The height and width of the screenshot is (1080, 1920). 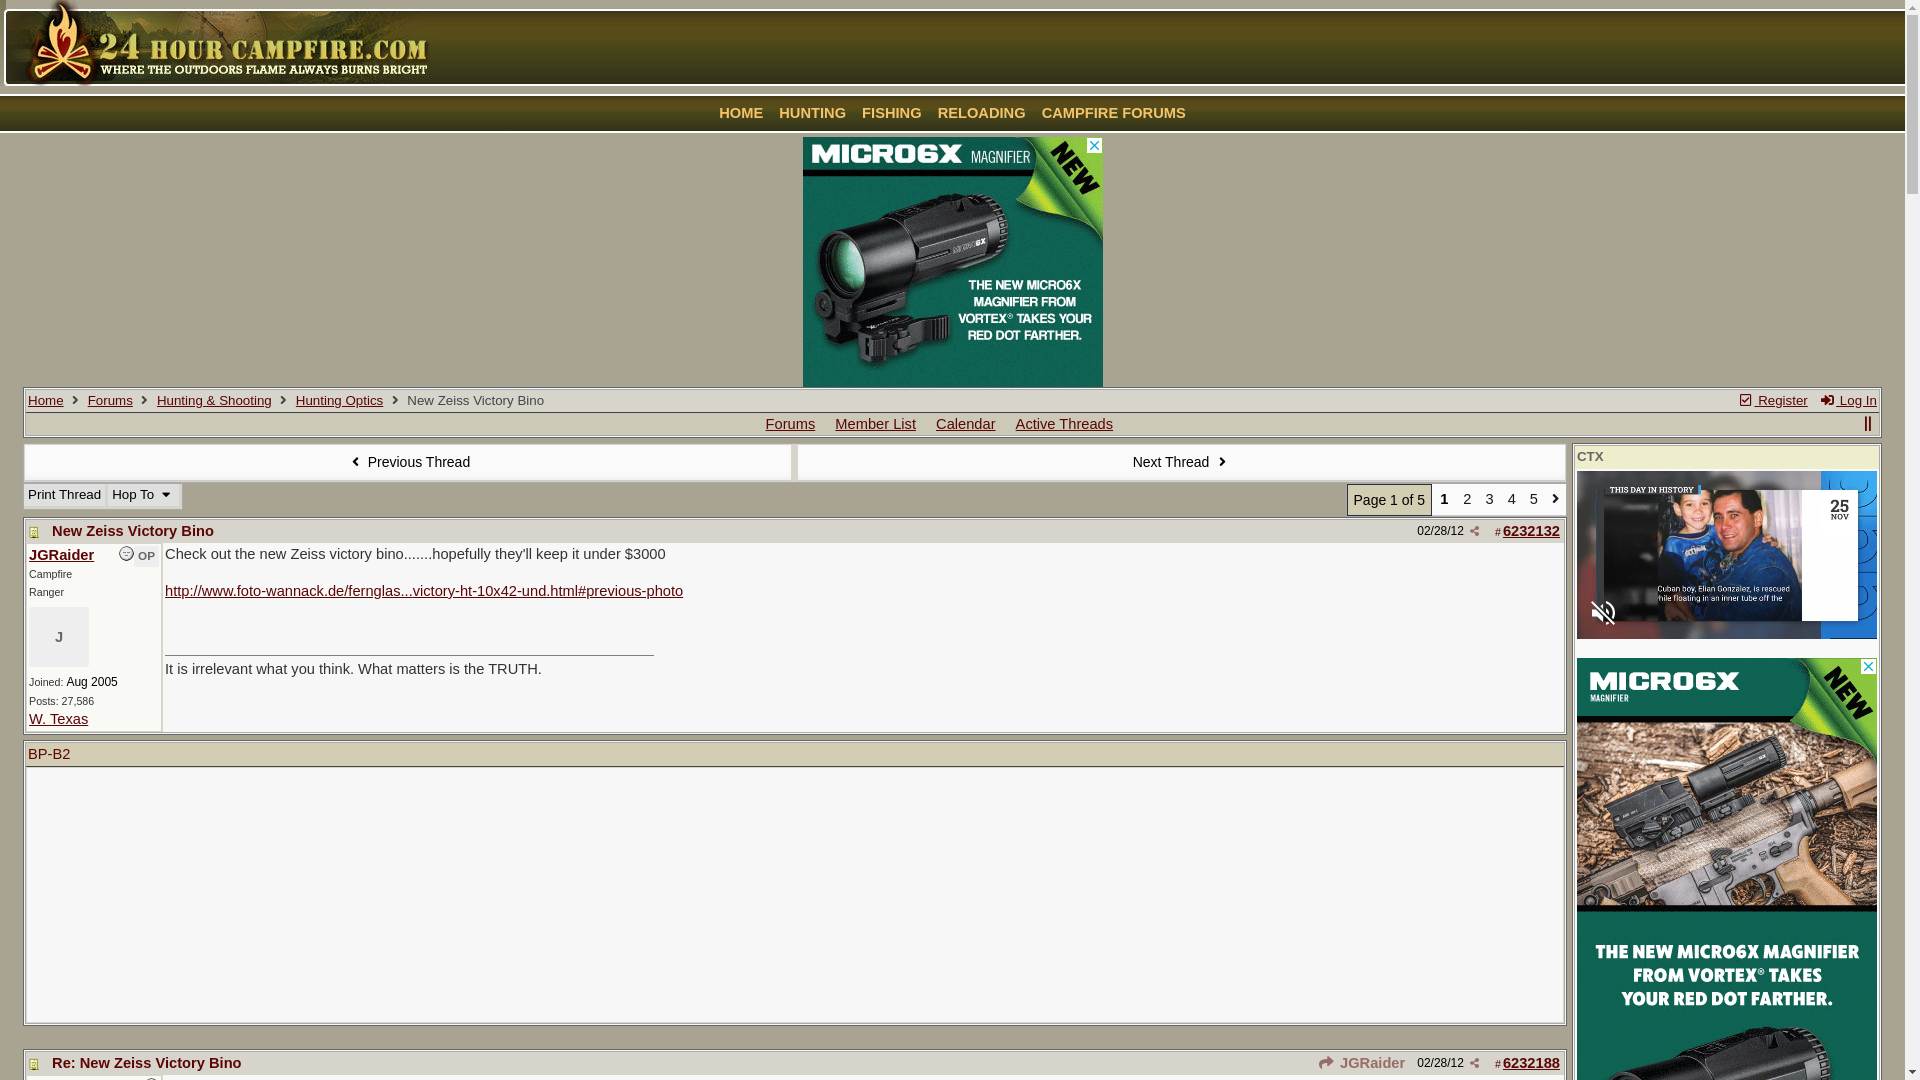 I want to click on '4', so click(x=1512, y=499).